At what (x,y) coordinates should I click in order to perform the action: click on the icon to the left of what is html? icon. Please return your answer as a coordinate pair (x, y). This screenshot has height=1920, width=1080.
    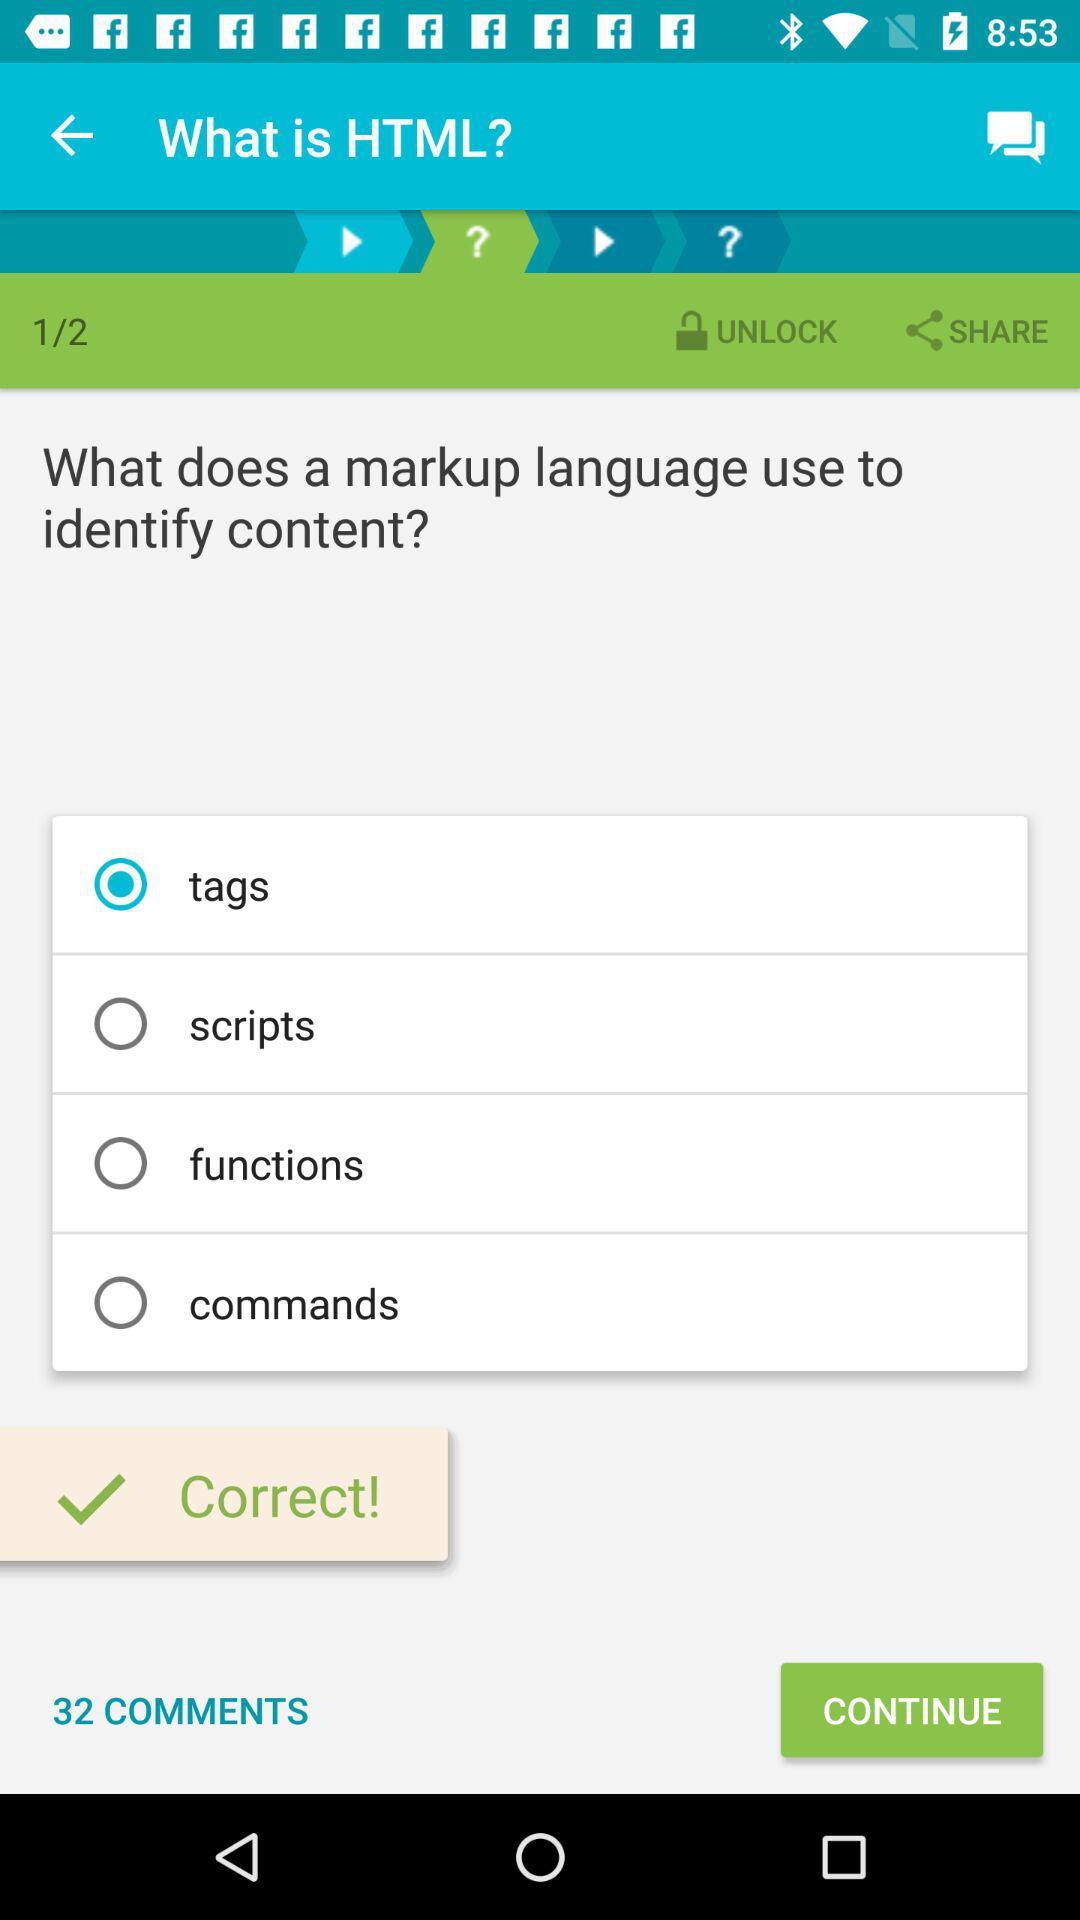
    Looking at the image, I should click on (72, 135).